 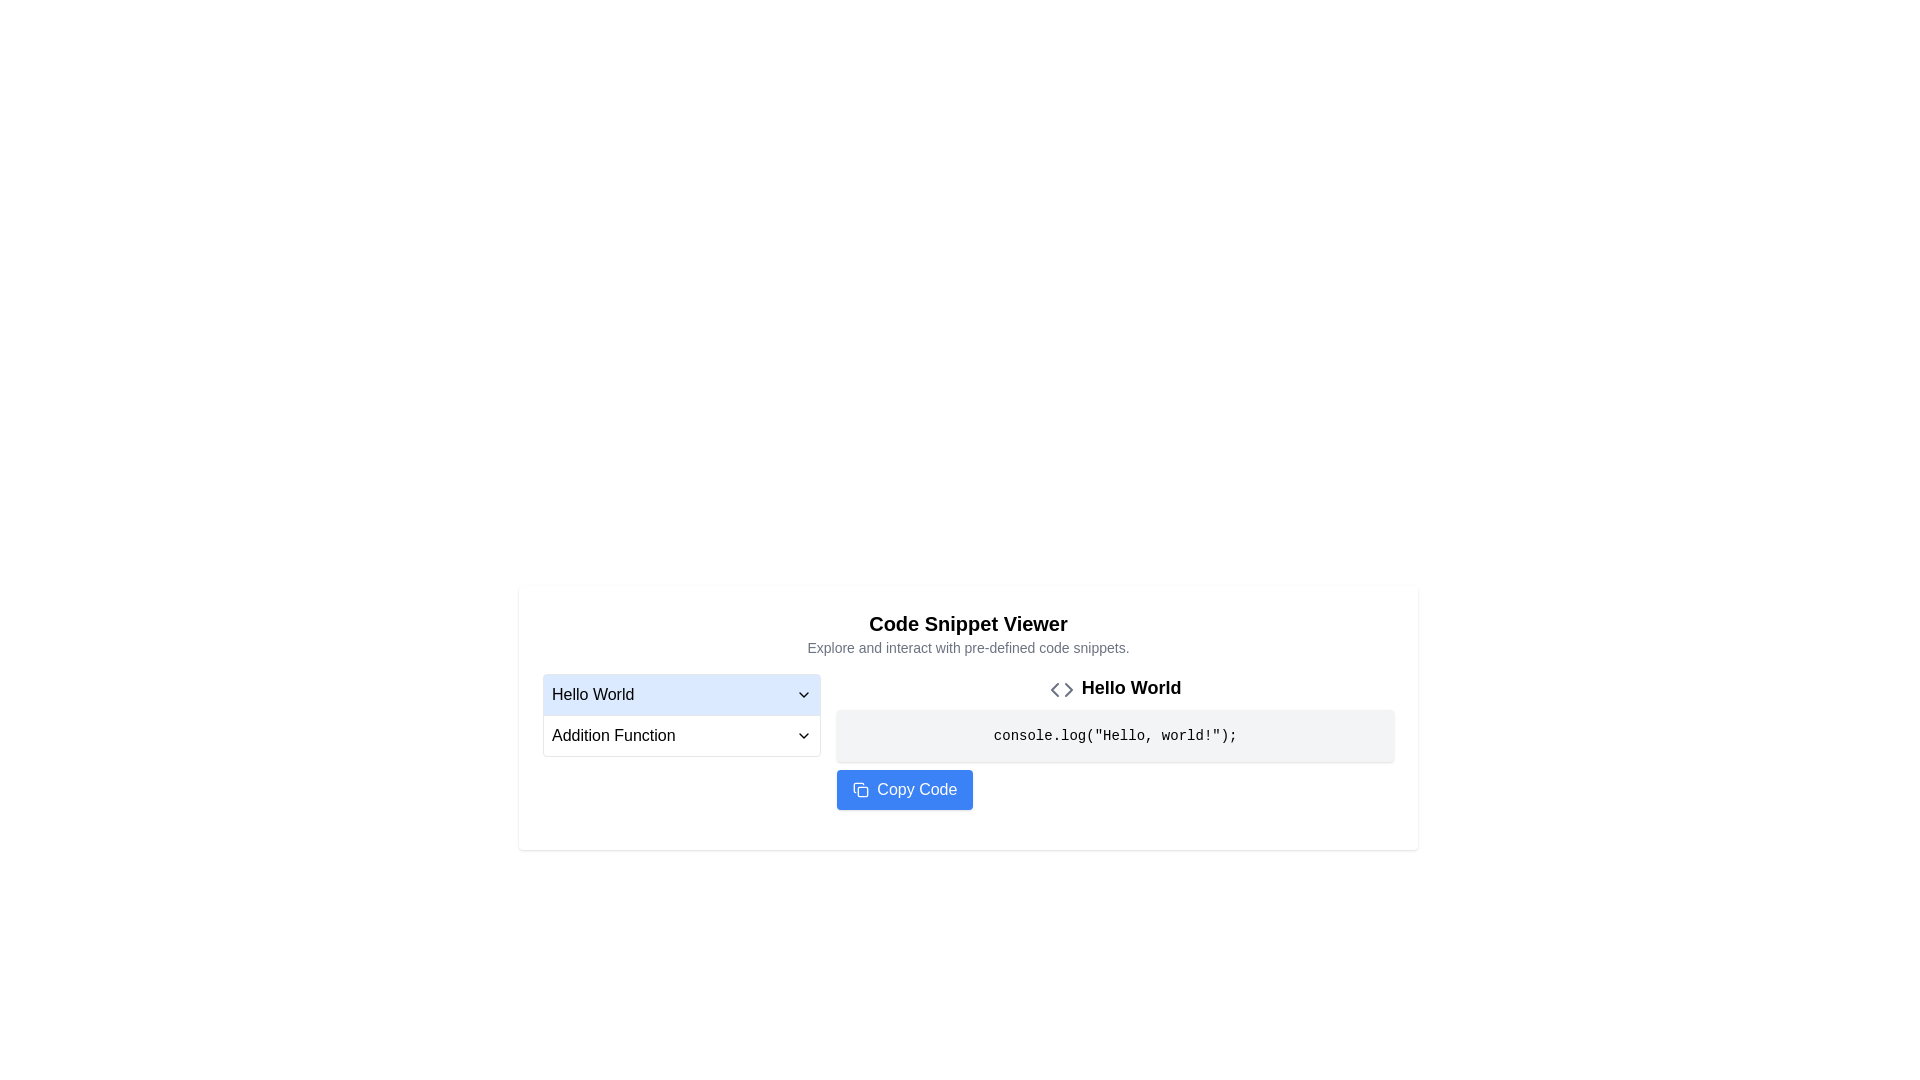 What do you see at coordinates (612, 736) in the screenshot?
I see `the 'Addition Function' text label located in the dropdown menu below the 'Hello World' list item` at bounding box center [612, 736].